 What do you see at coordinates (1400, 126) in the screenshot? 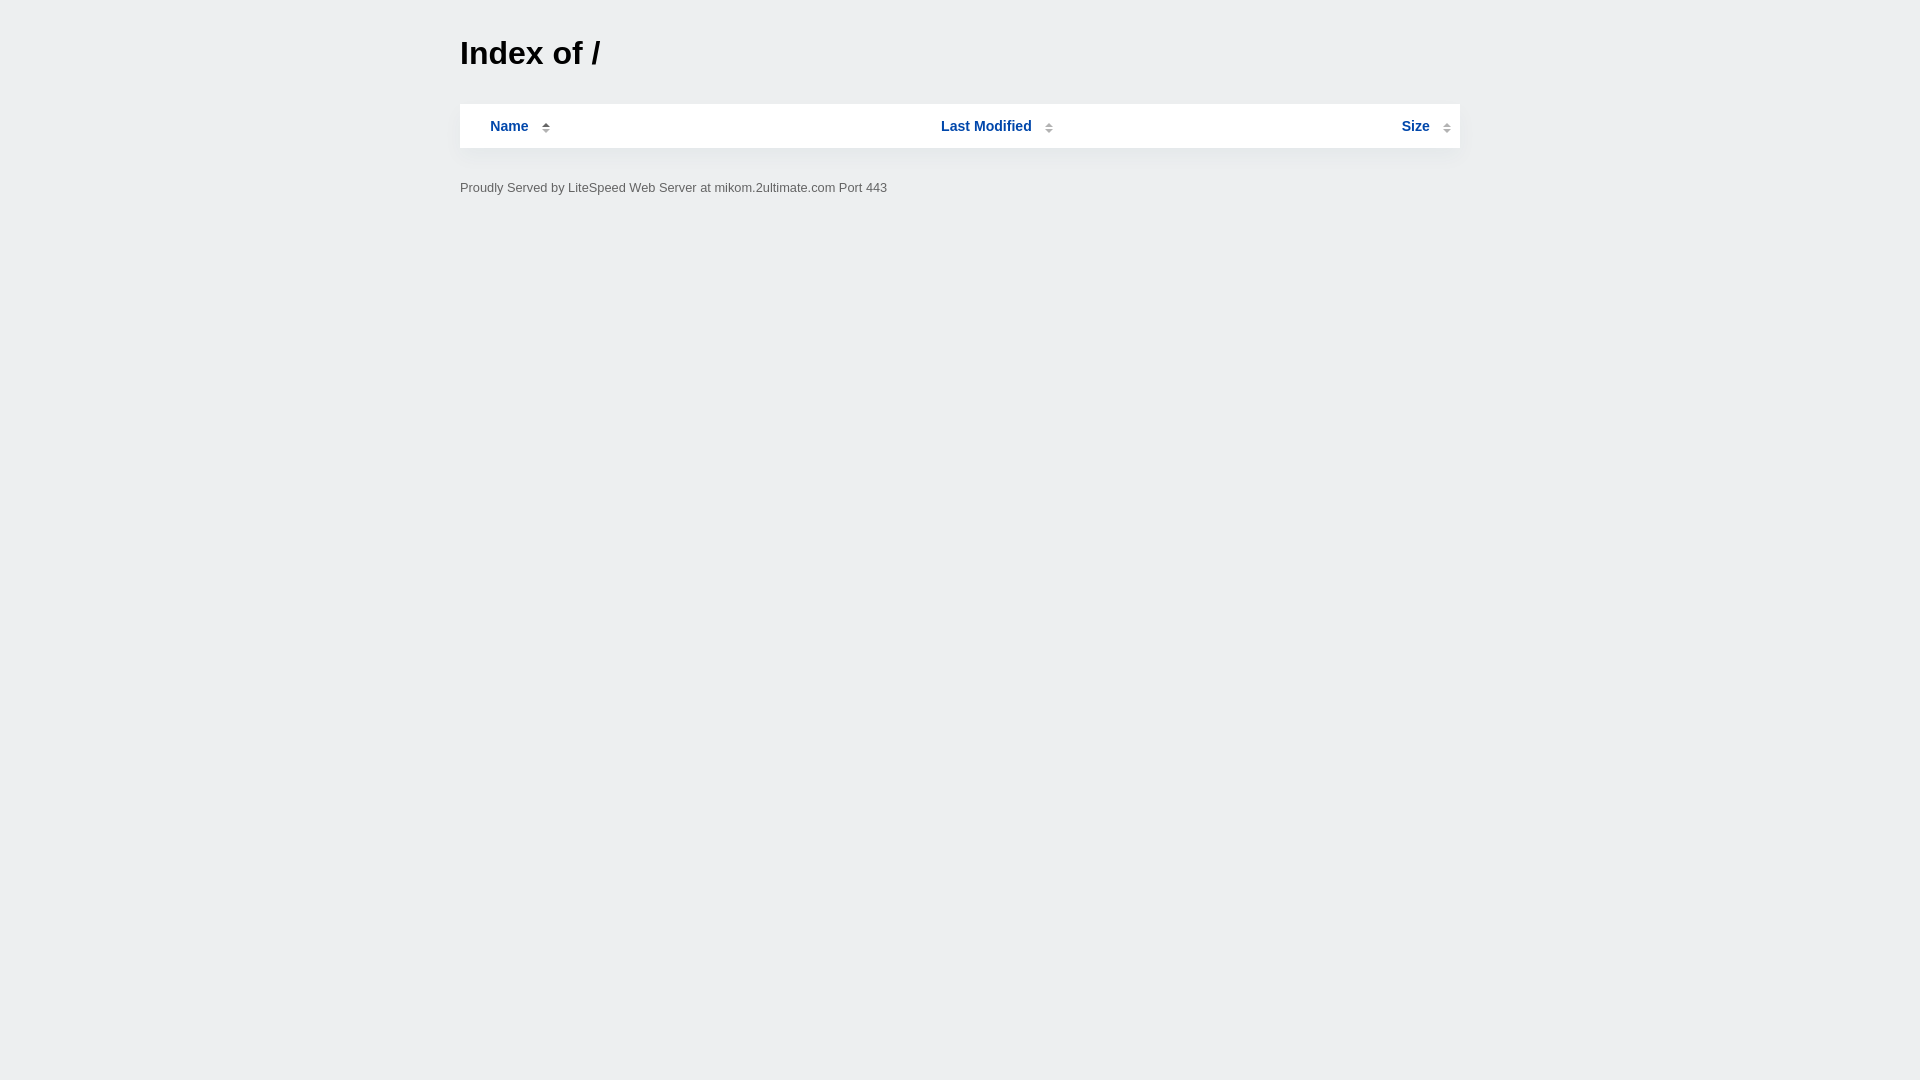
I see `'Size'` at bounding box center [1400, 126].